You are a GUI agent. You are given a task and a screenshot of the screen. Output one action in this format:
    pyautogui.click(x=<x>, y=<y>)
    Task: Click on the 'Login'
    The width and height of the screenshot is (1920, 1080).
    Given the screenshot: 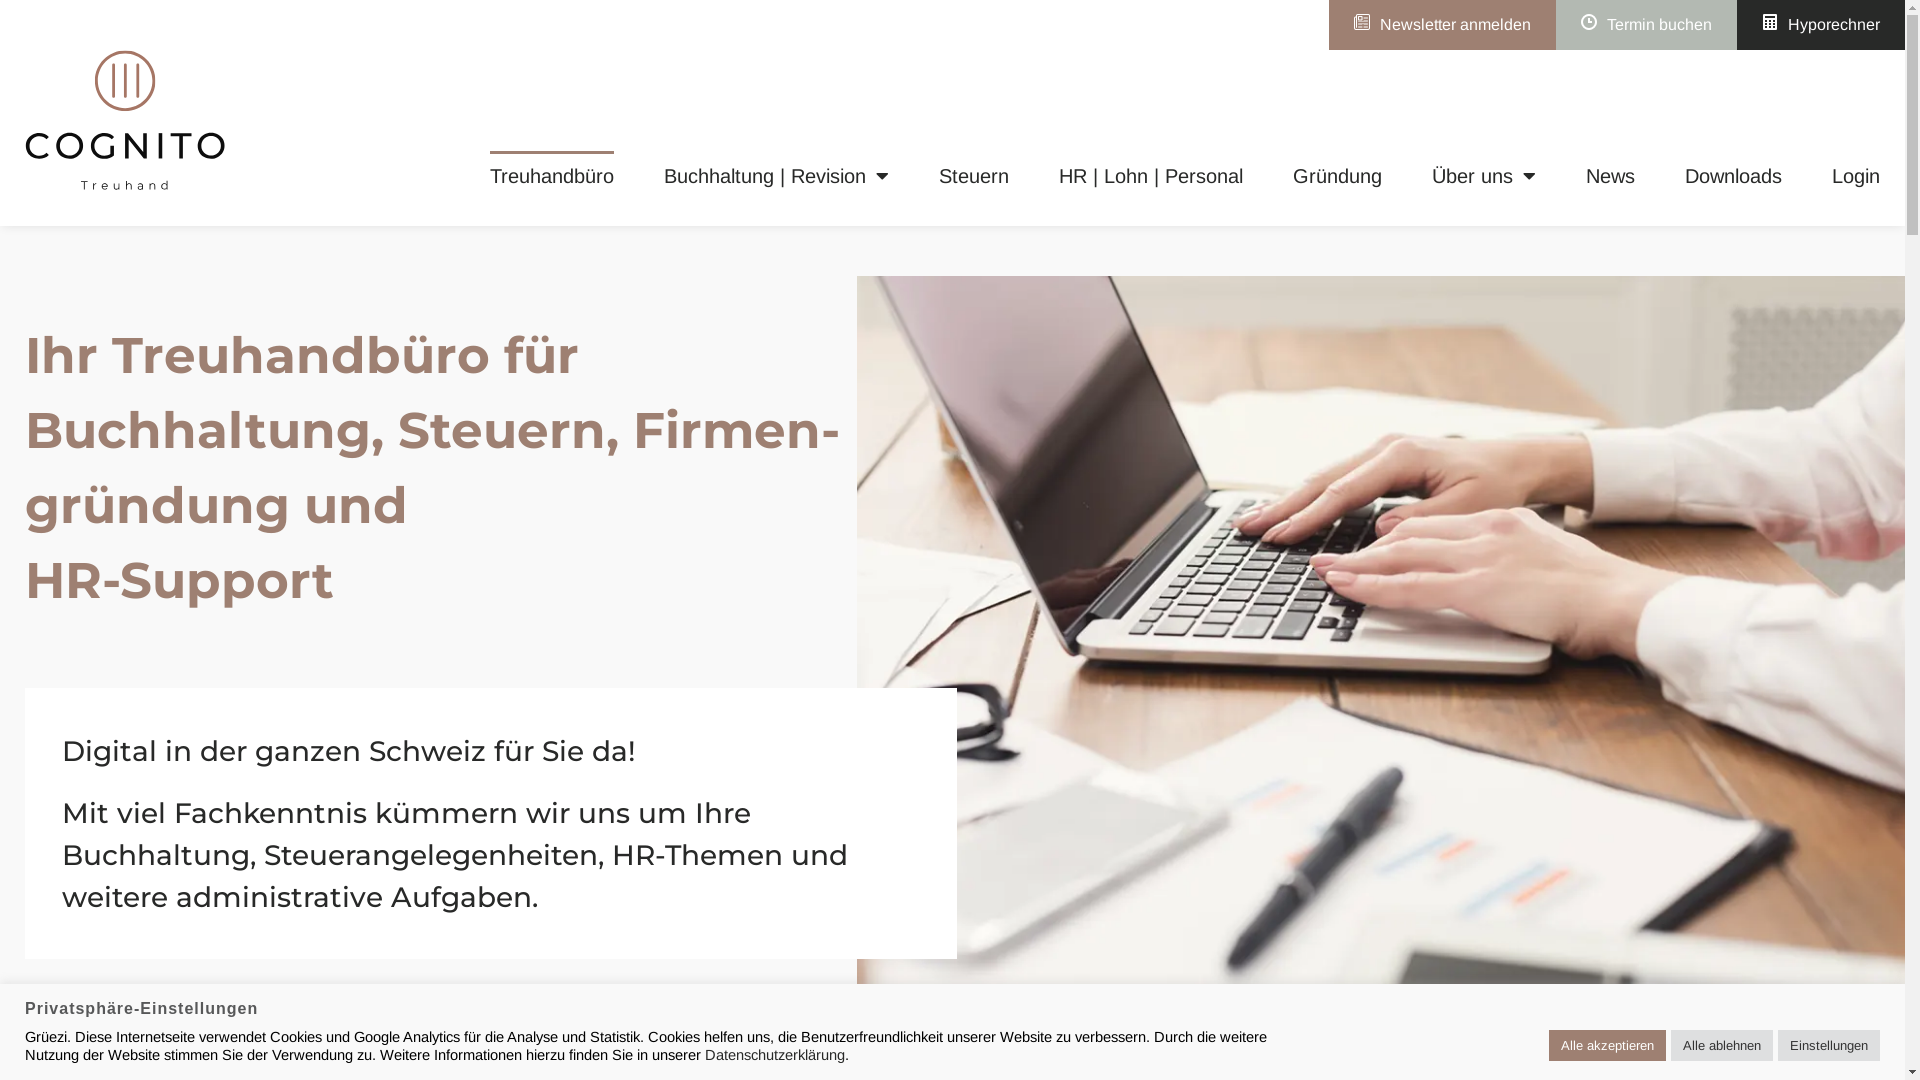 What is the action you would take?
    pyautogui.click(x=1855, y=175)
    